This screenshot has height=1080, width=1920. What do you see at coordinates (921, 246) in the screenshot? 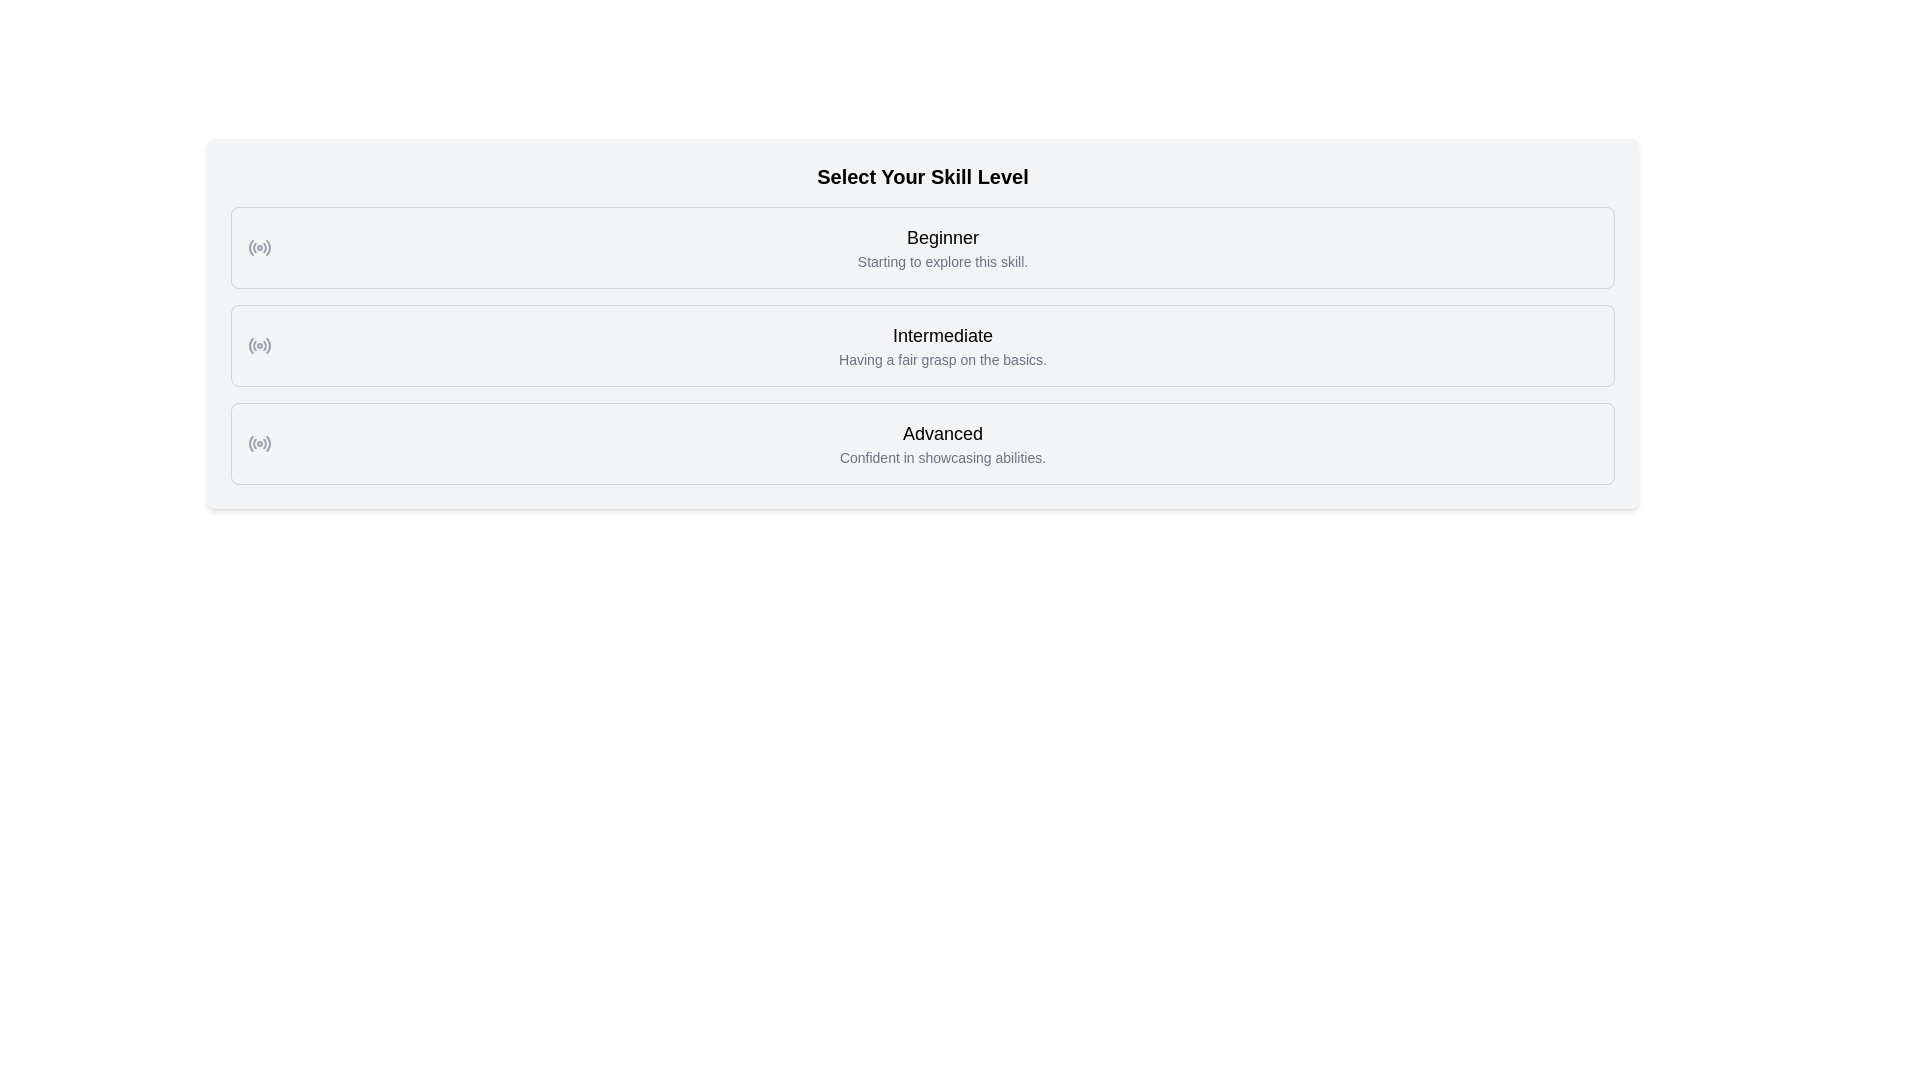
I see `the first selectable button labeled 'Beginner' in the multiple-choice list` at bounding box center [921, 246].